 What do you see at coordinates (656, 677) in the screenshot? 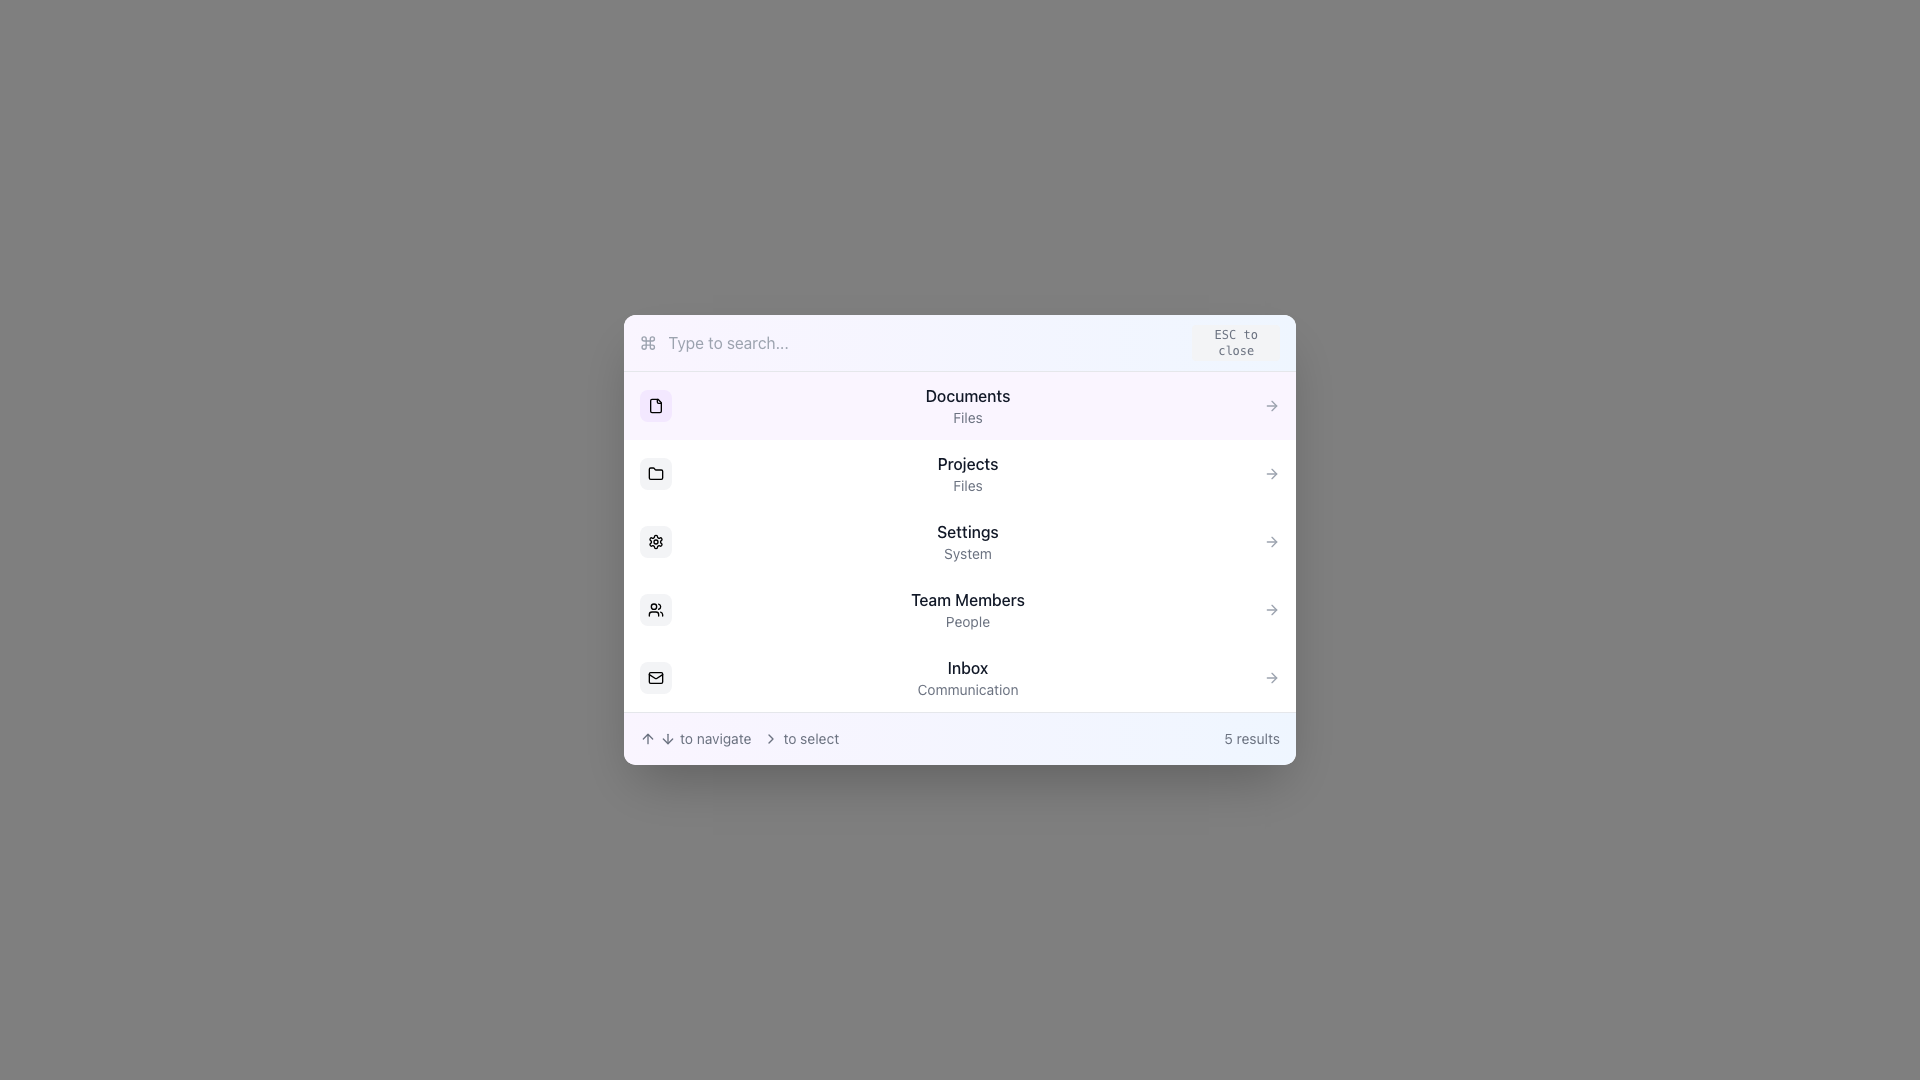
I see `the mail icon located to the left of the 'Inbox' text label in the dropdown menu` at bounding box center [656, 677].